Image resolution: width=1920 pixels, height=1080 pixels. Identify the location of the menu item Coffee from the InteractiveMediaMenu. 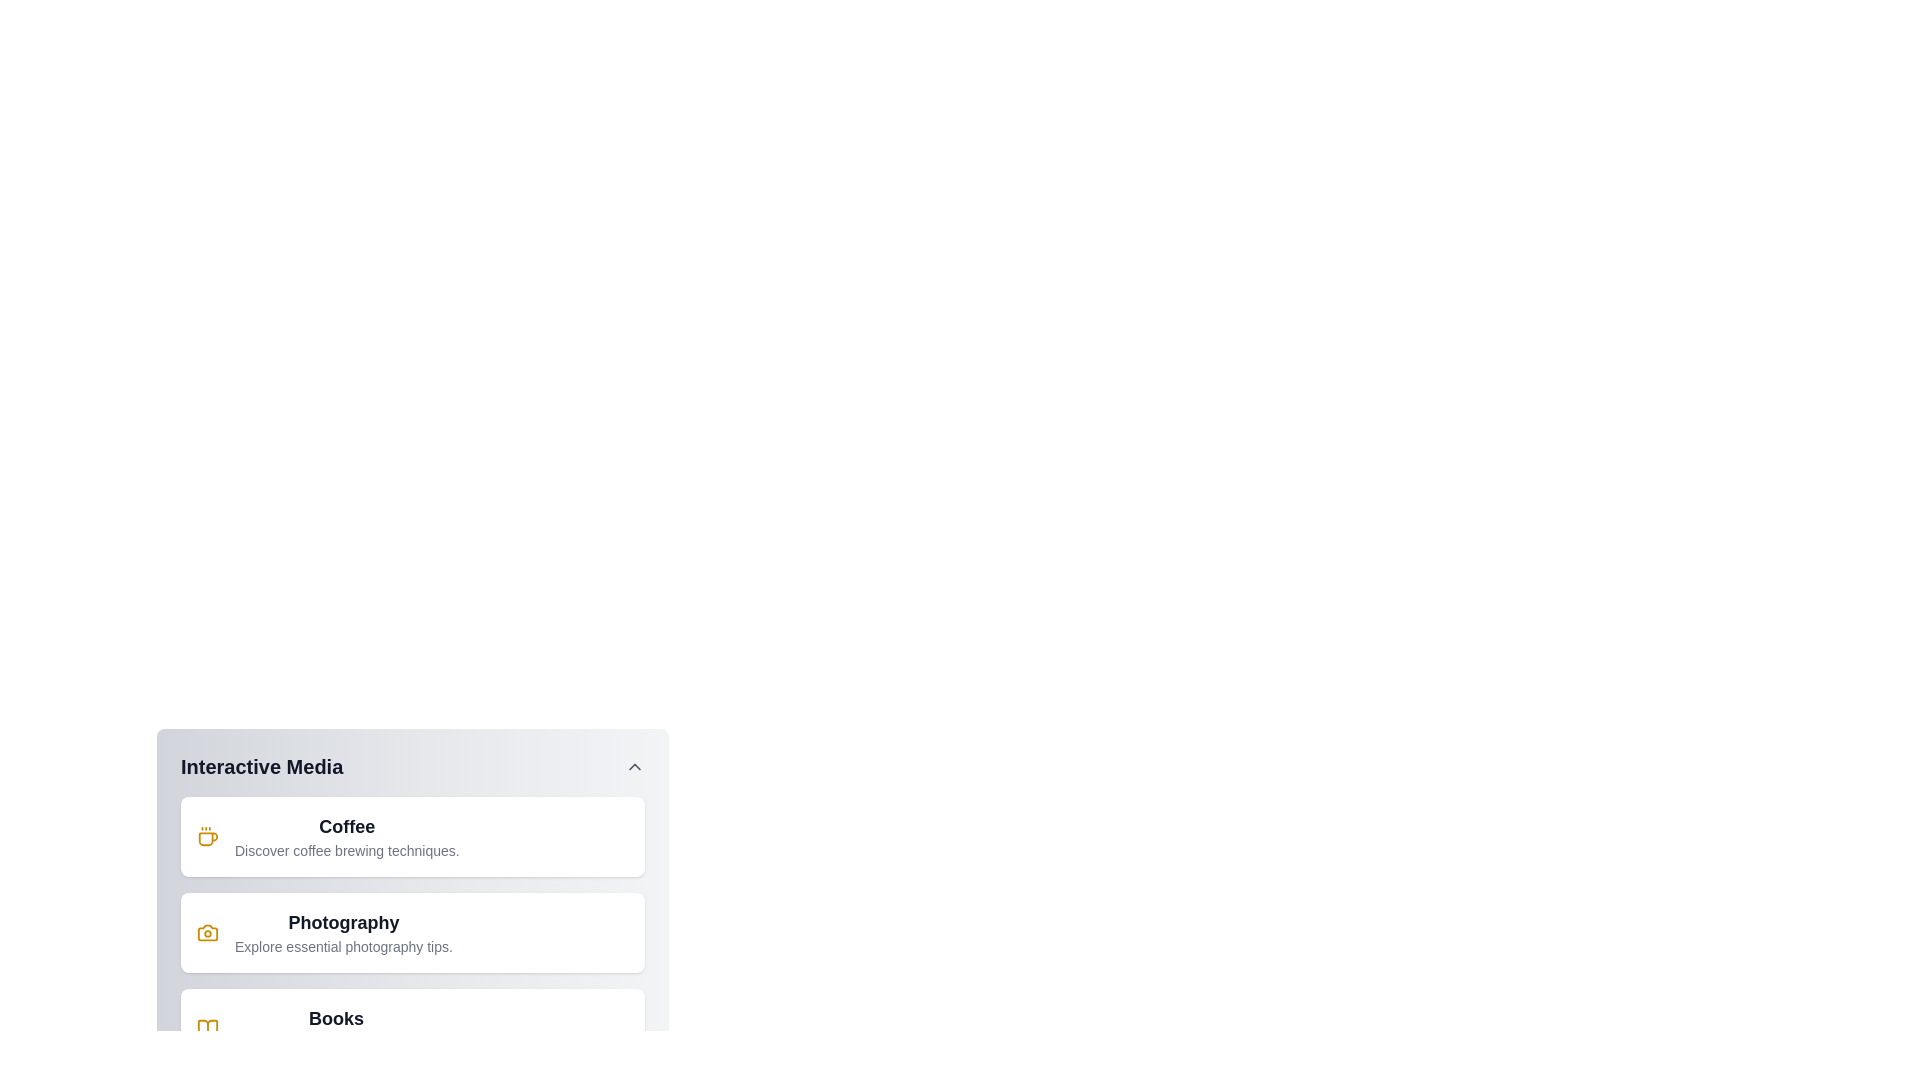
(411, 837).